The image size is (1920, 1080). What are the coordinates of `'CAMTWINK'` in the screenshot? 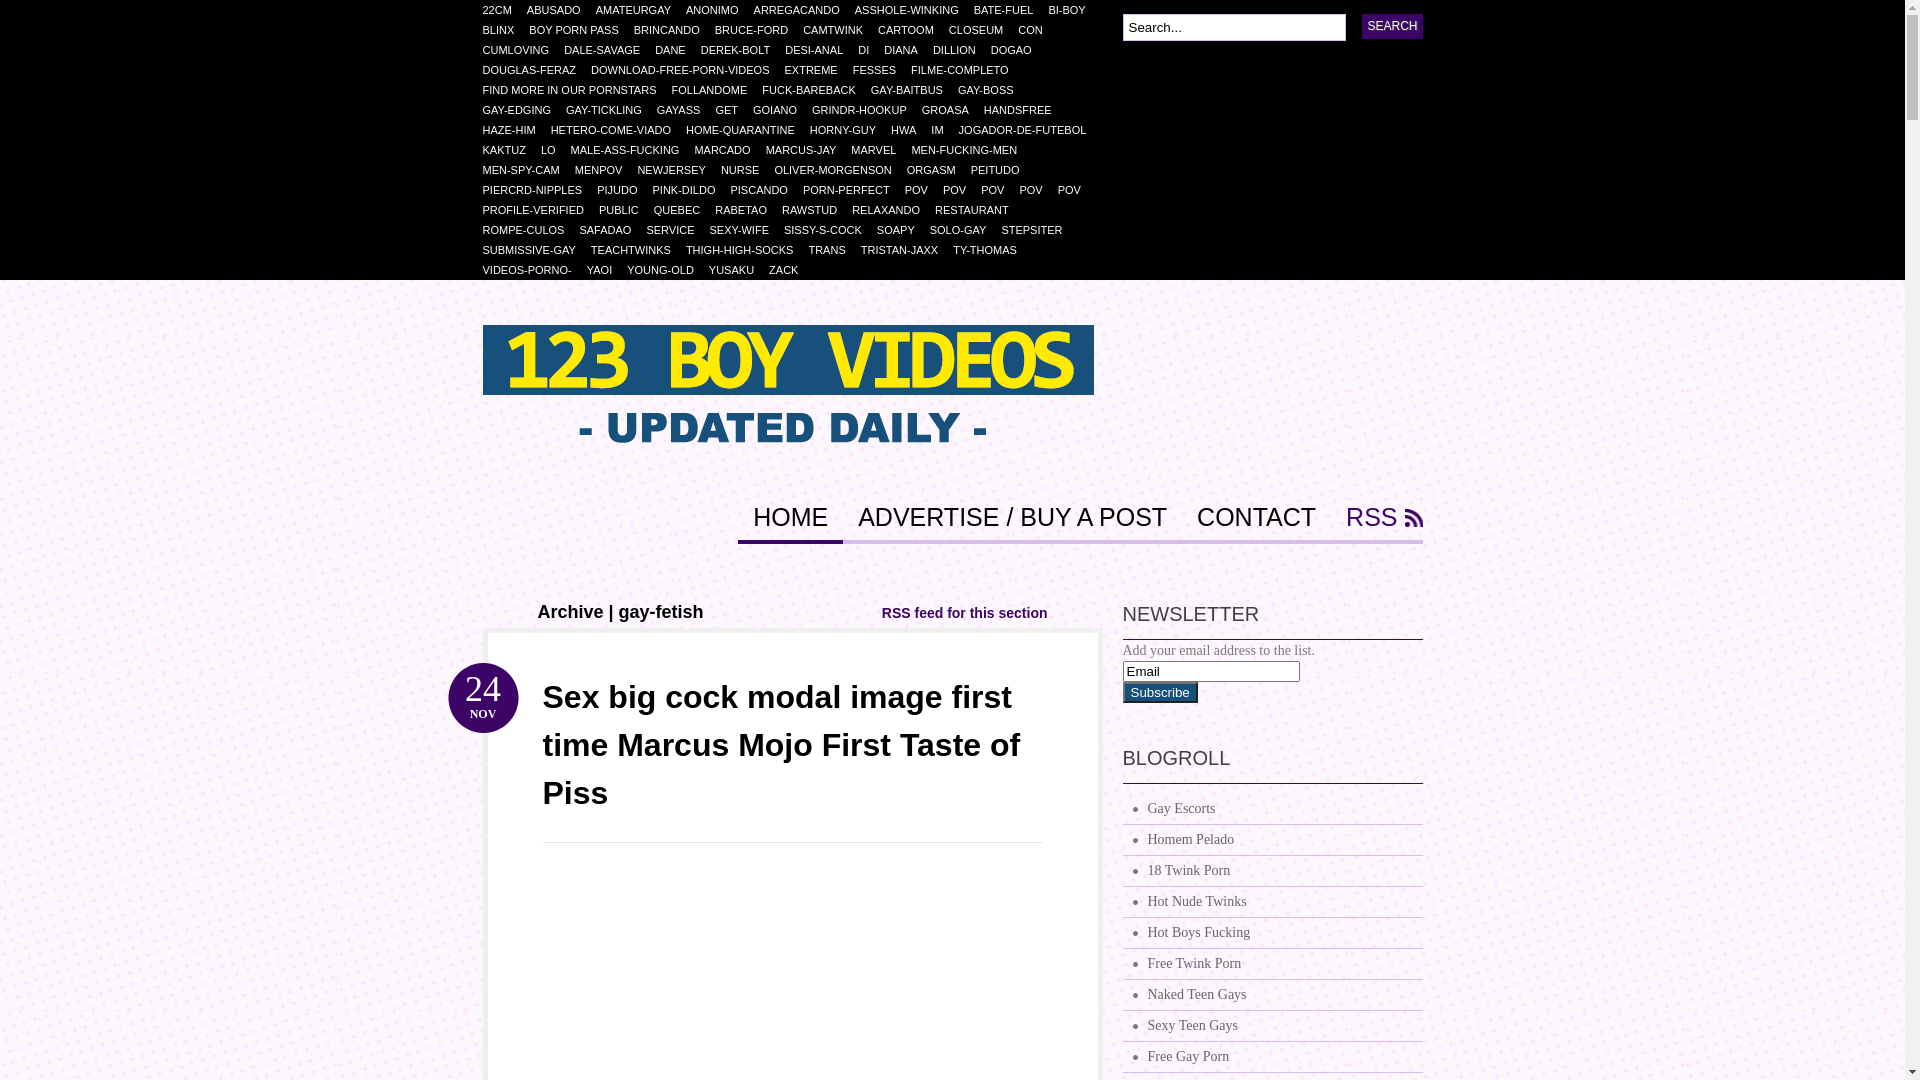 It's located at (802, 30).